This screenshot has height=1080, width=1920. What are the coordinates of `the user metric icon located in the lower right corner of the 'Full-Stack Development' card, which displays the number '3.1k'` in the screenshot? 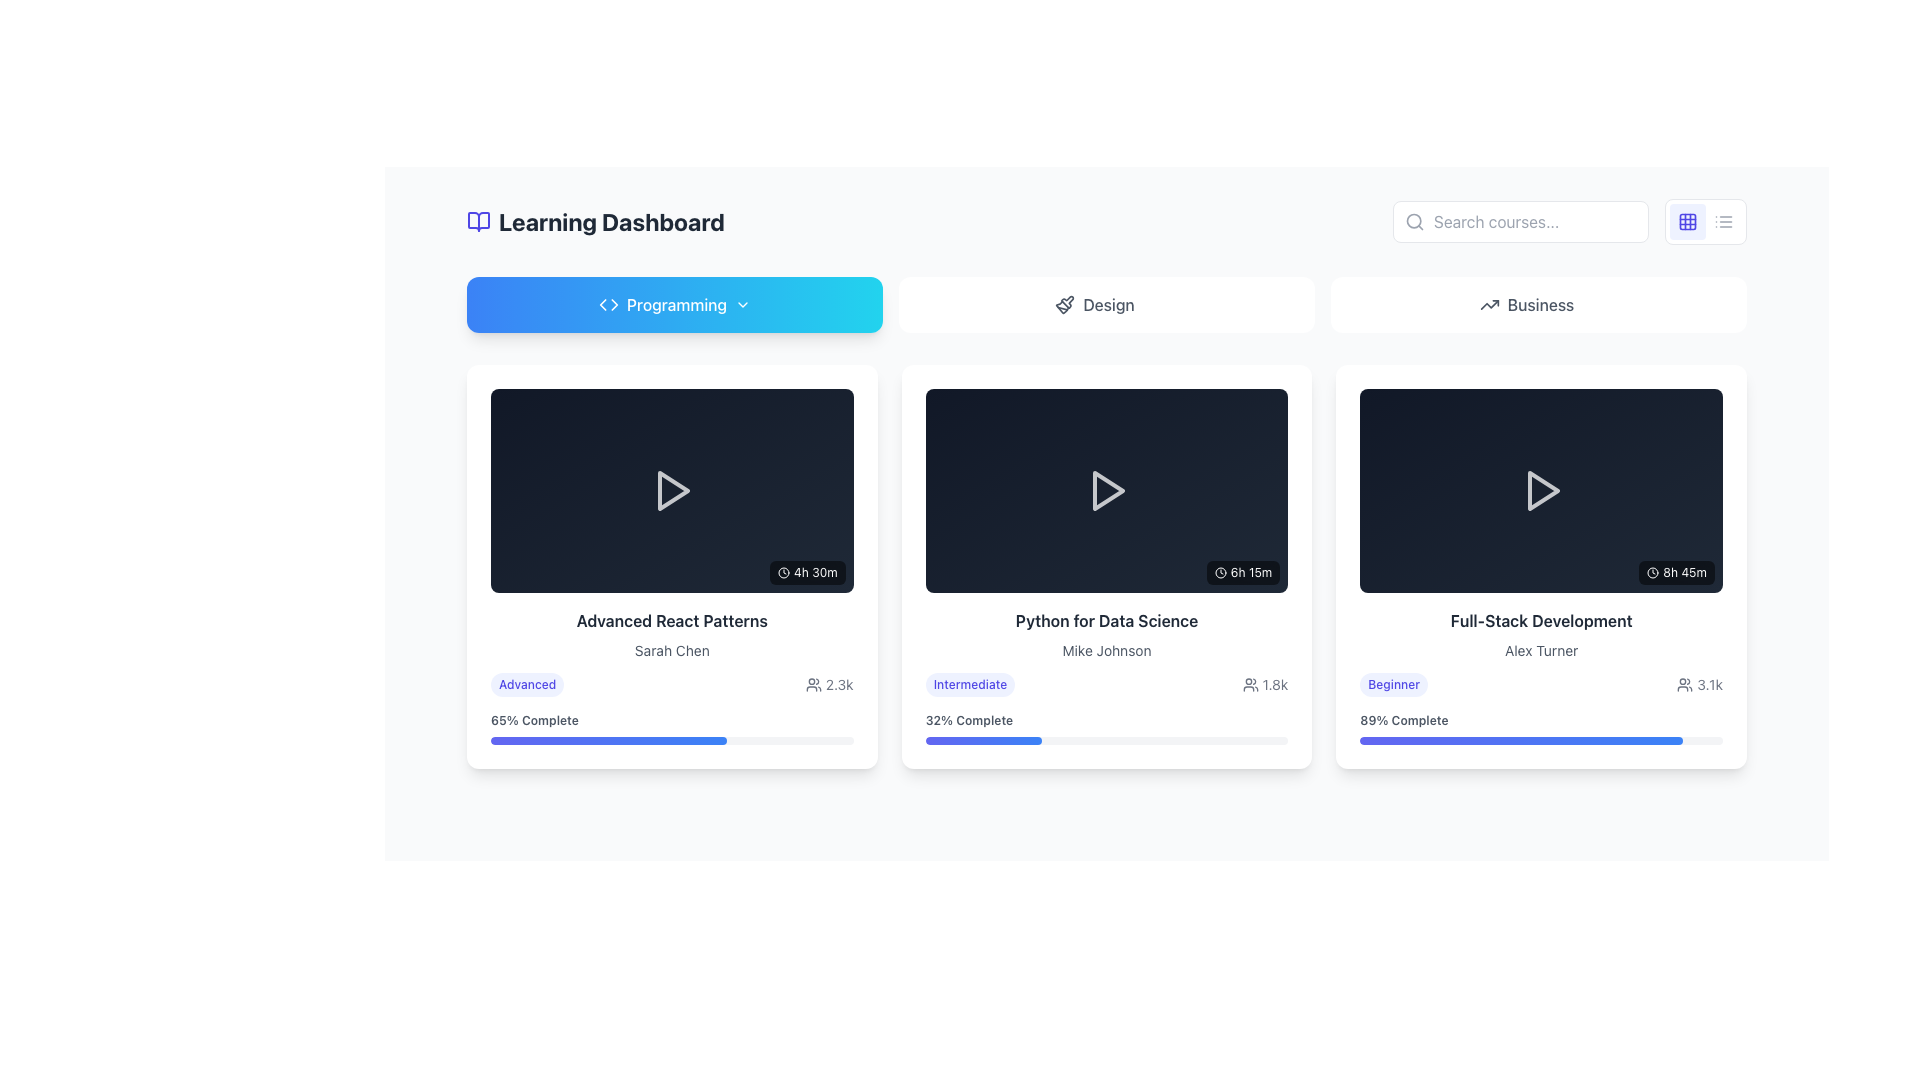 It's located at (1684, 683).